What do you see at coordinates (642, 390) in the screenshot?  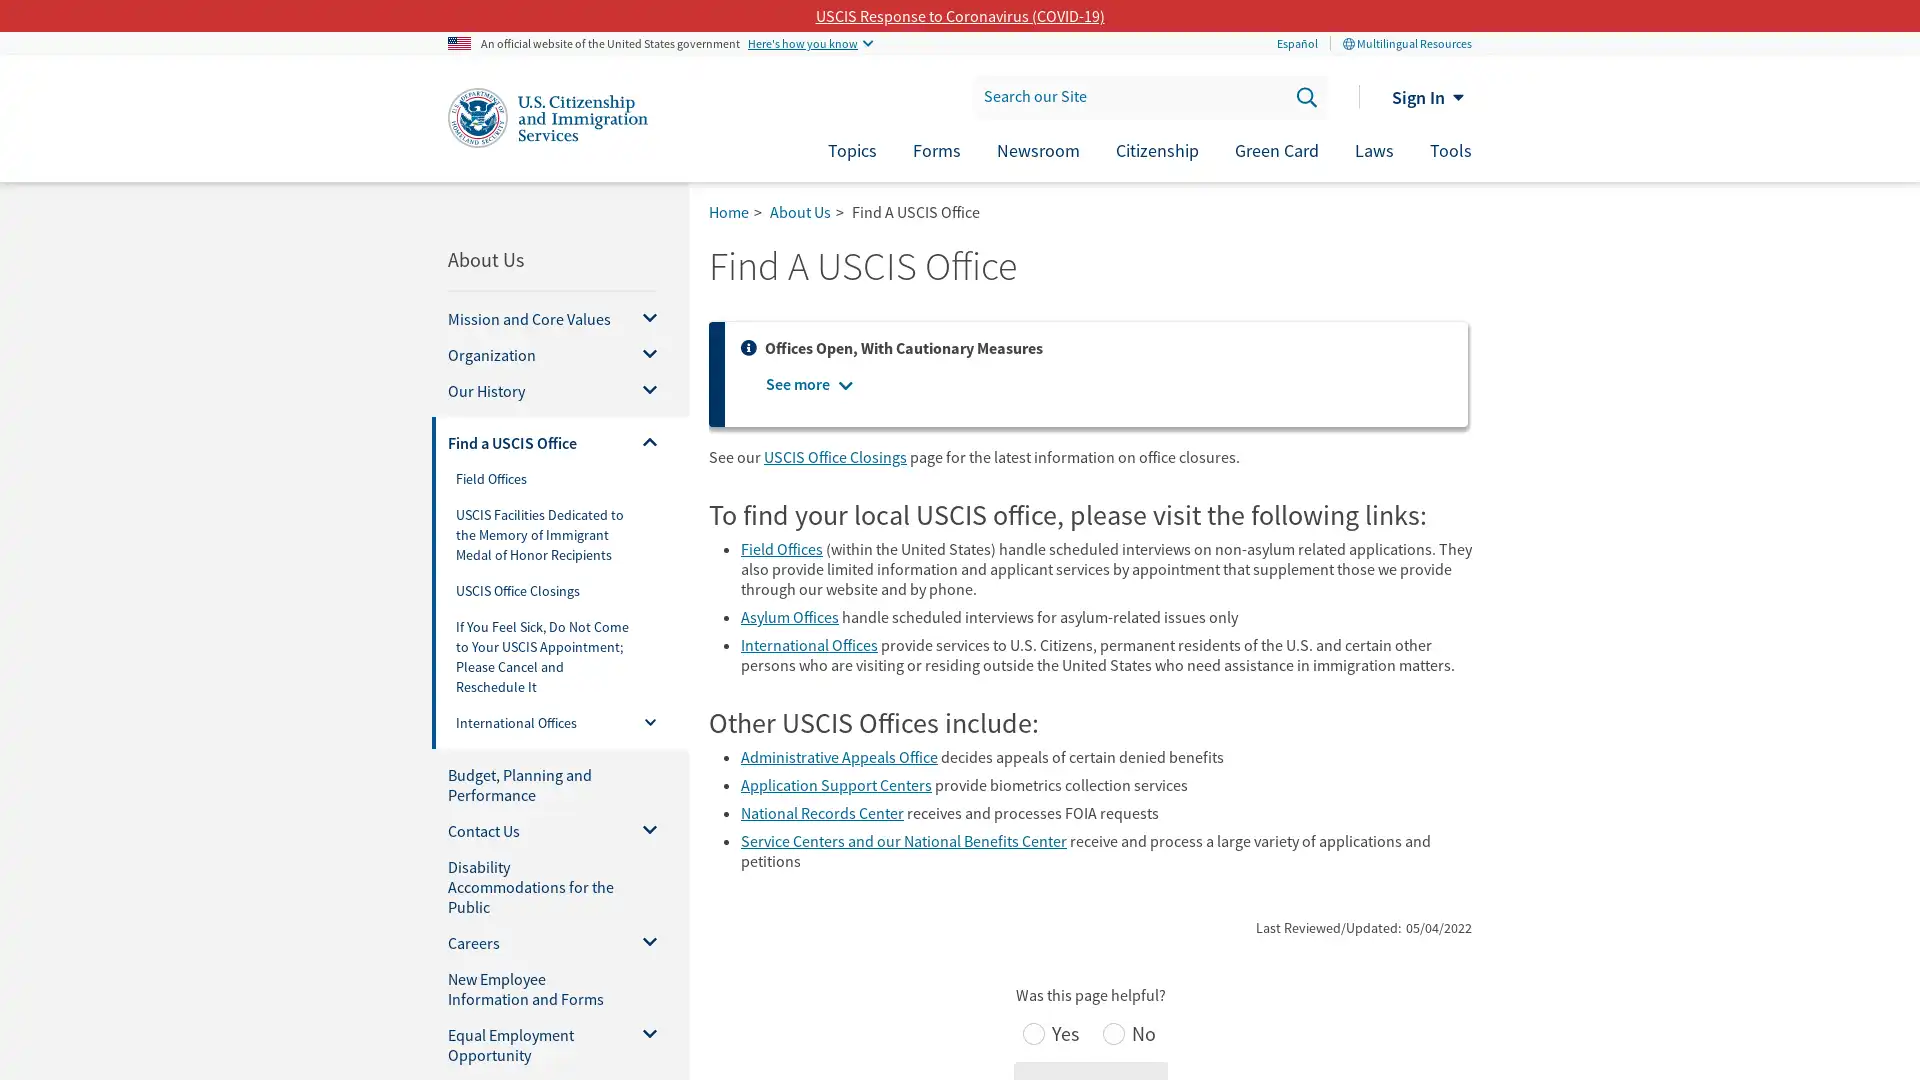 I see `Toggle menu for Our History` at bounding box center [642, 390].